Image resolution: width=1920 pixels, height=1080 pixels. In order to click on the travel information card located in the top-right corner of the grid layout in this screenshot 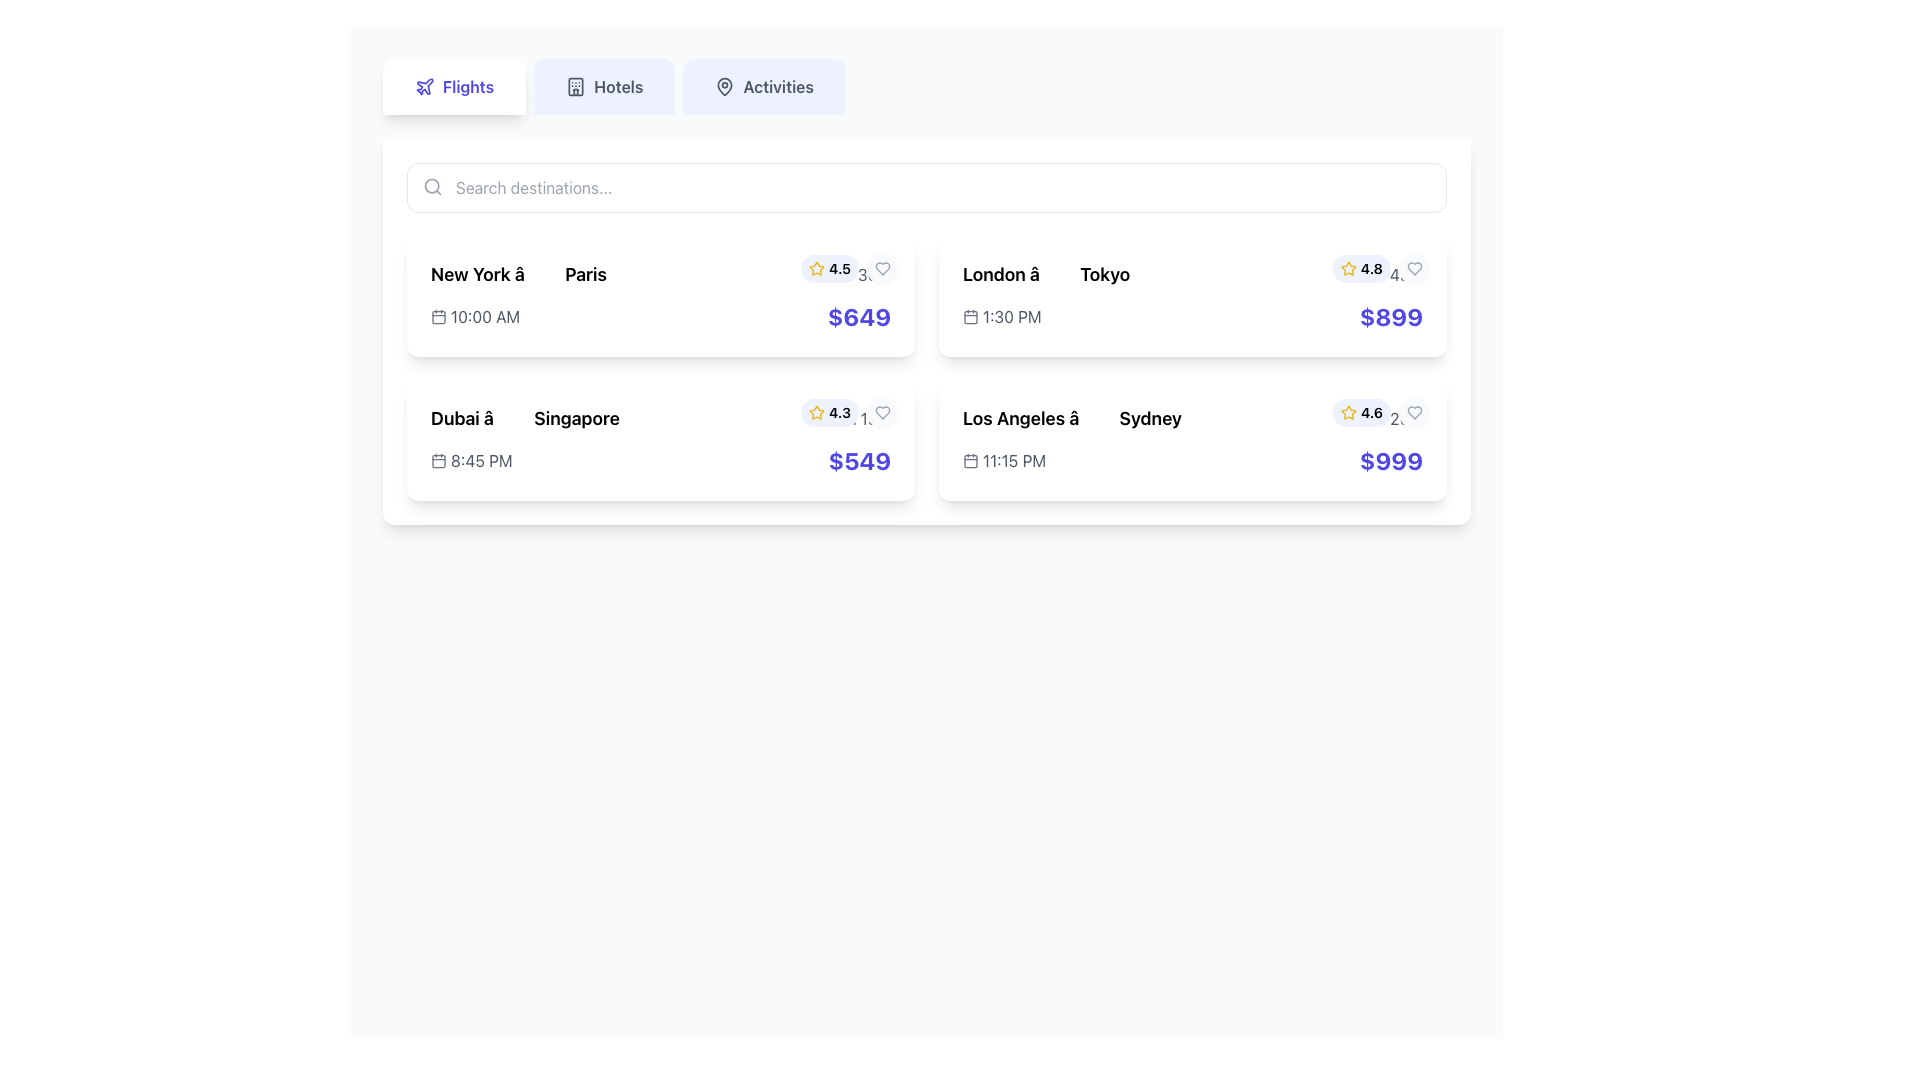, I will do `click(1193, 297)`.